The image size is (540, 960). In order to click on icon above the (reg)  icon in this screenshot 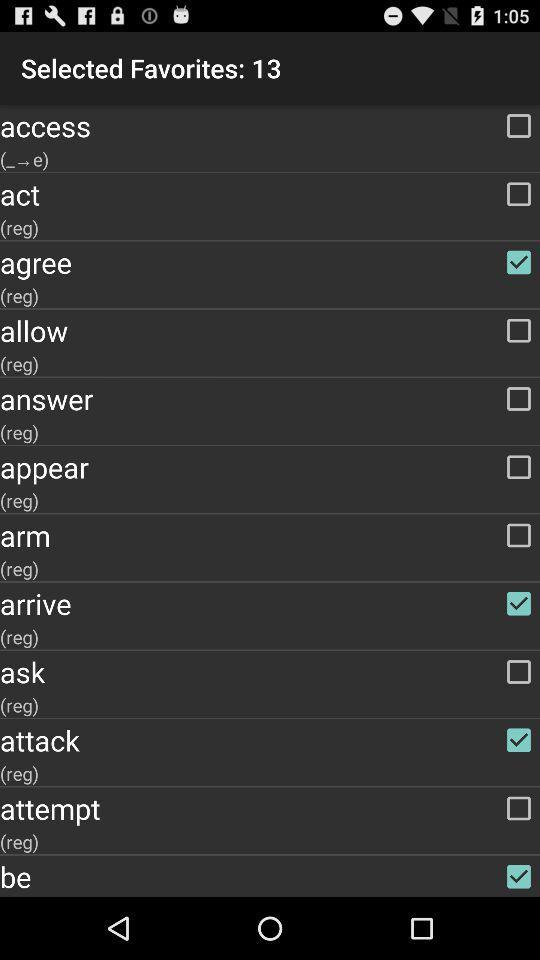, I will do `click(270, 397)`.